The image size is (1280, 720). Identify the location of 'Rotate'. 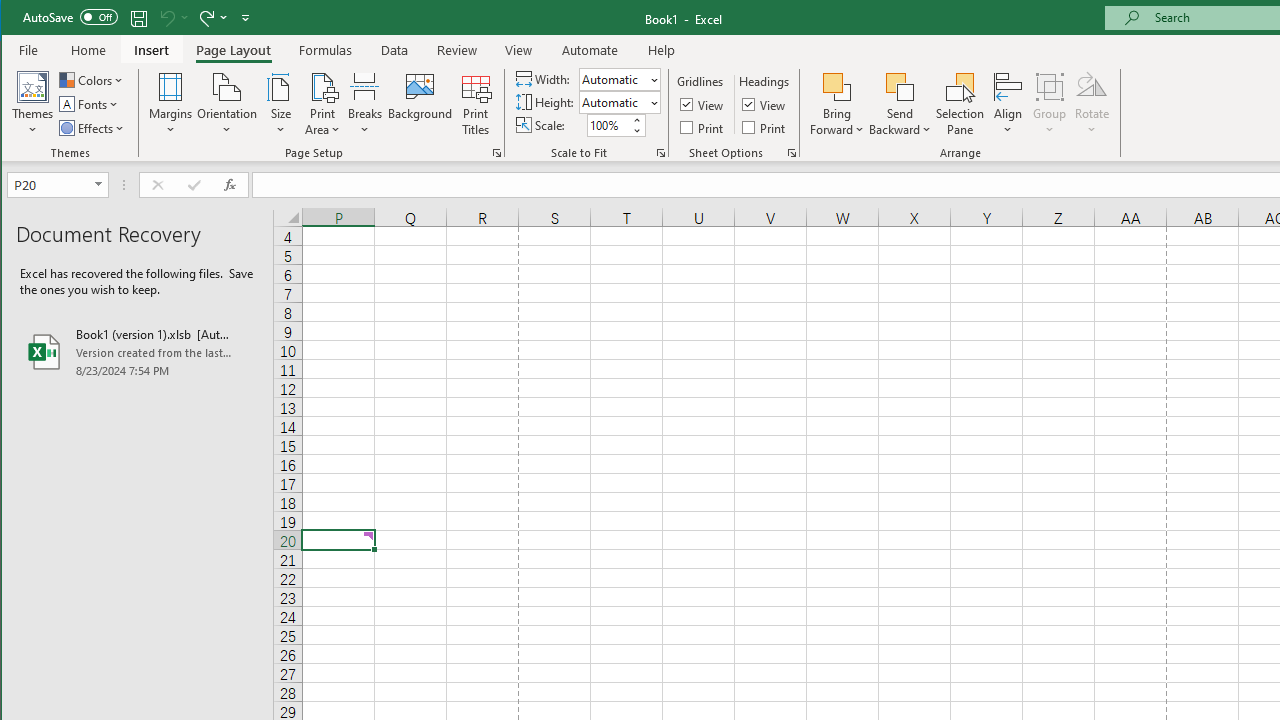
(1091, 104).